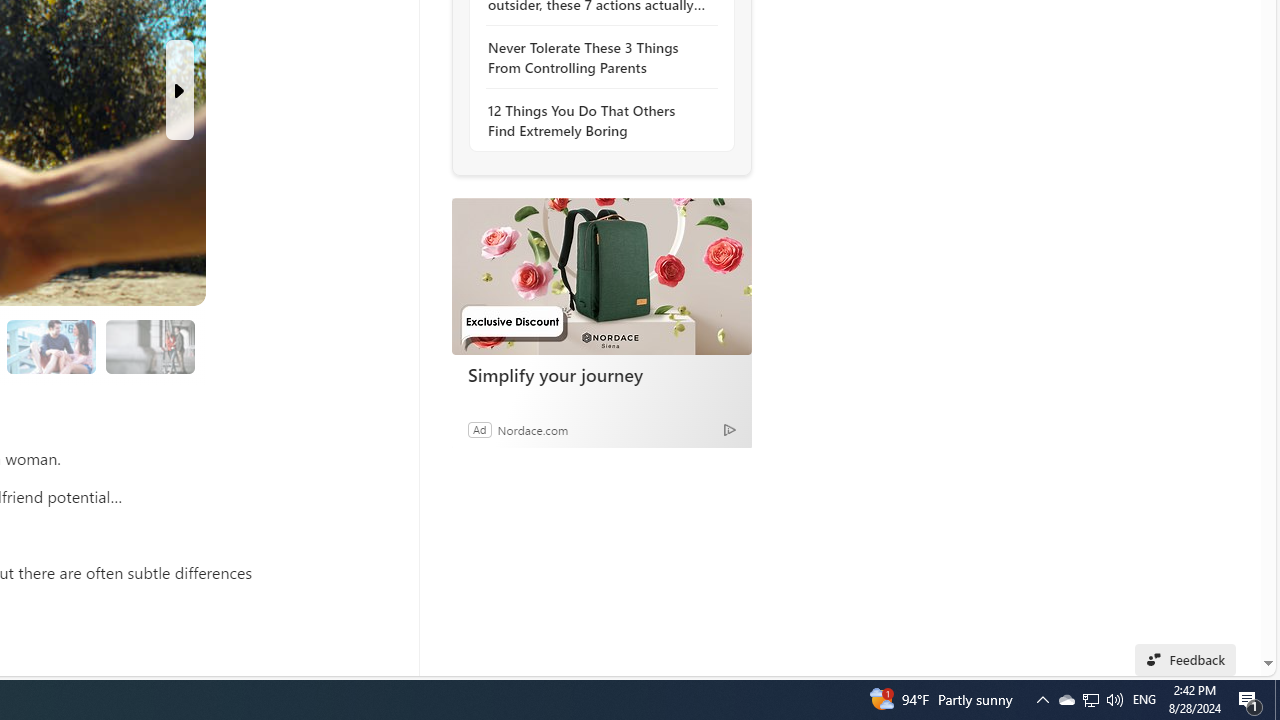 The width and height of the screenshot is (1280, 720). What do you see at coordinates (600, 276) in the screenshot?
I see `'Simplify your journey'` at bounding box center [600, 276].